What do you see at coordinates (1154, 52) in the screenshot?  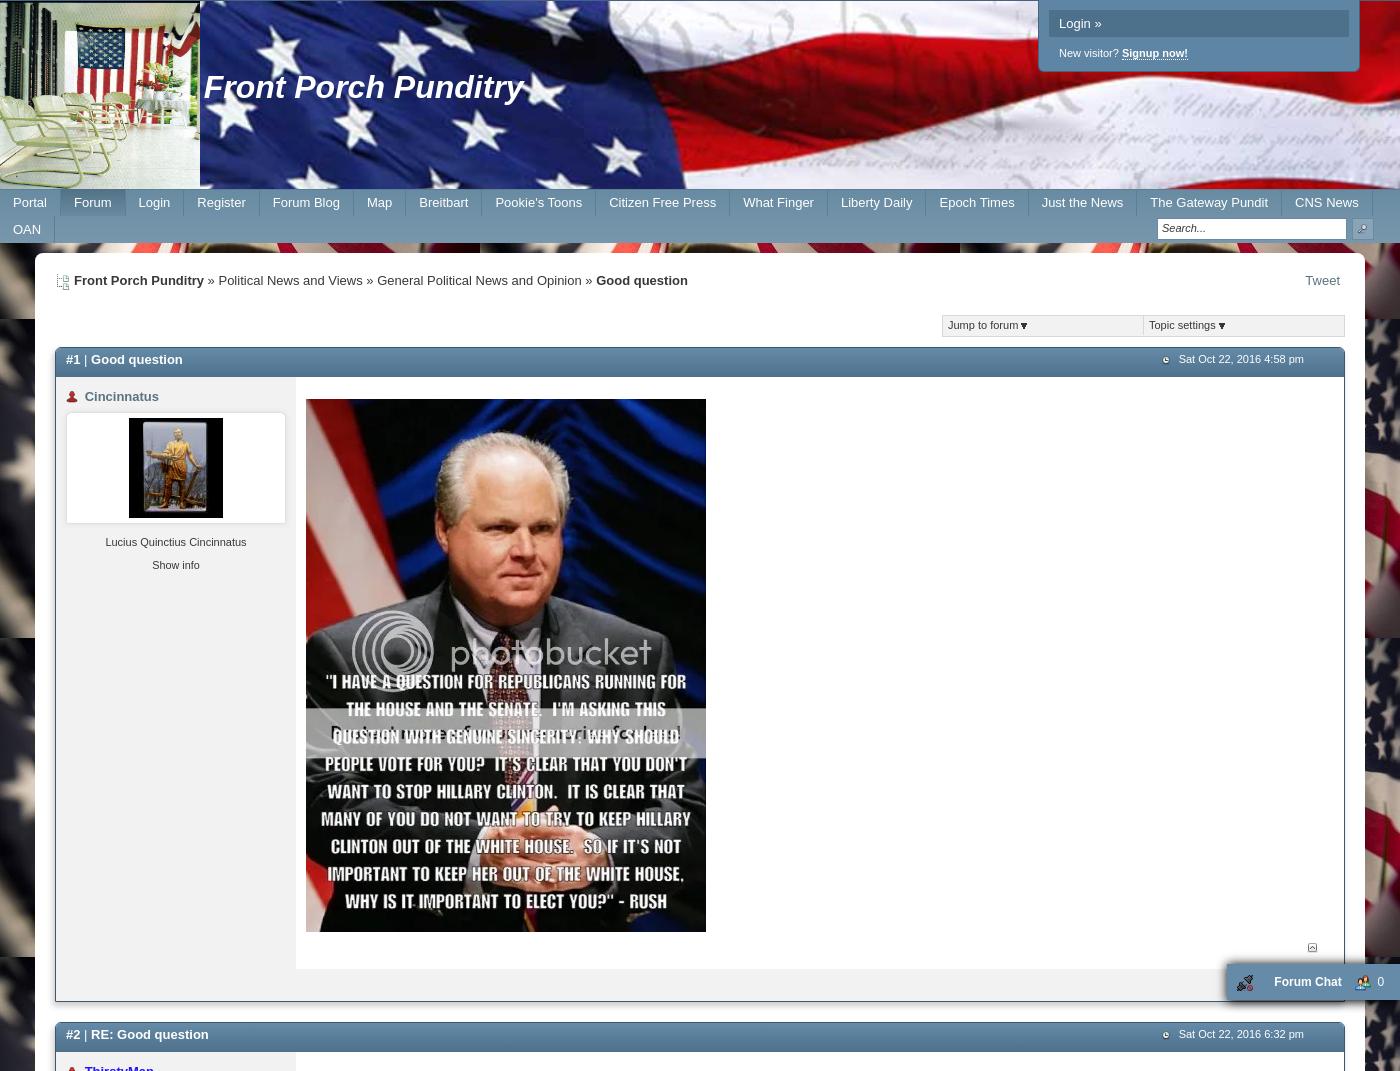 I see `'Signup now!'` at bounding box center [1154, 52].